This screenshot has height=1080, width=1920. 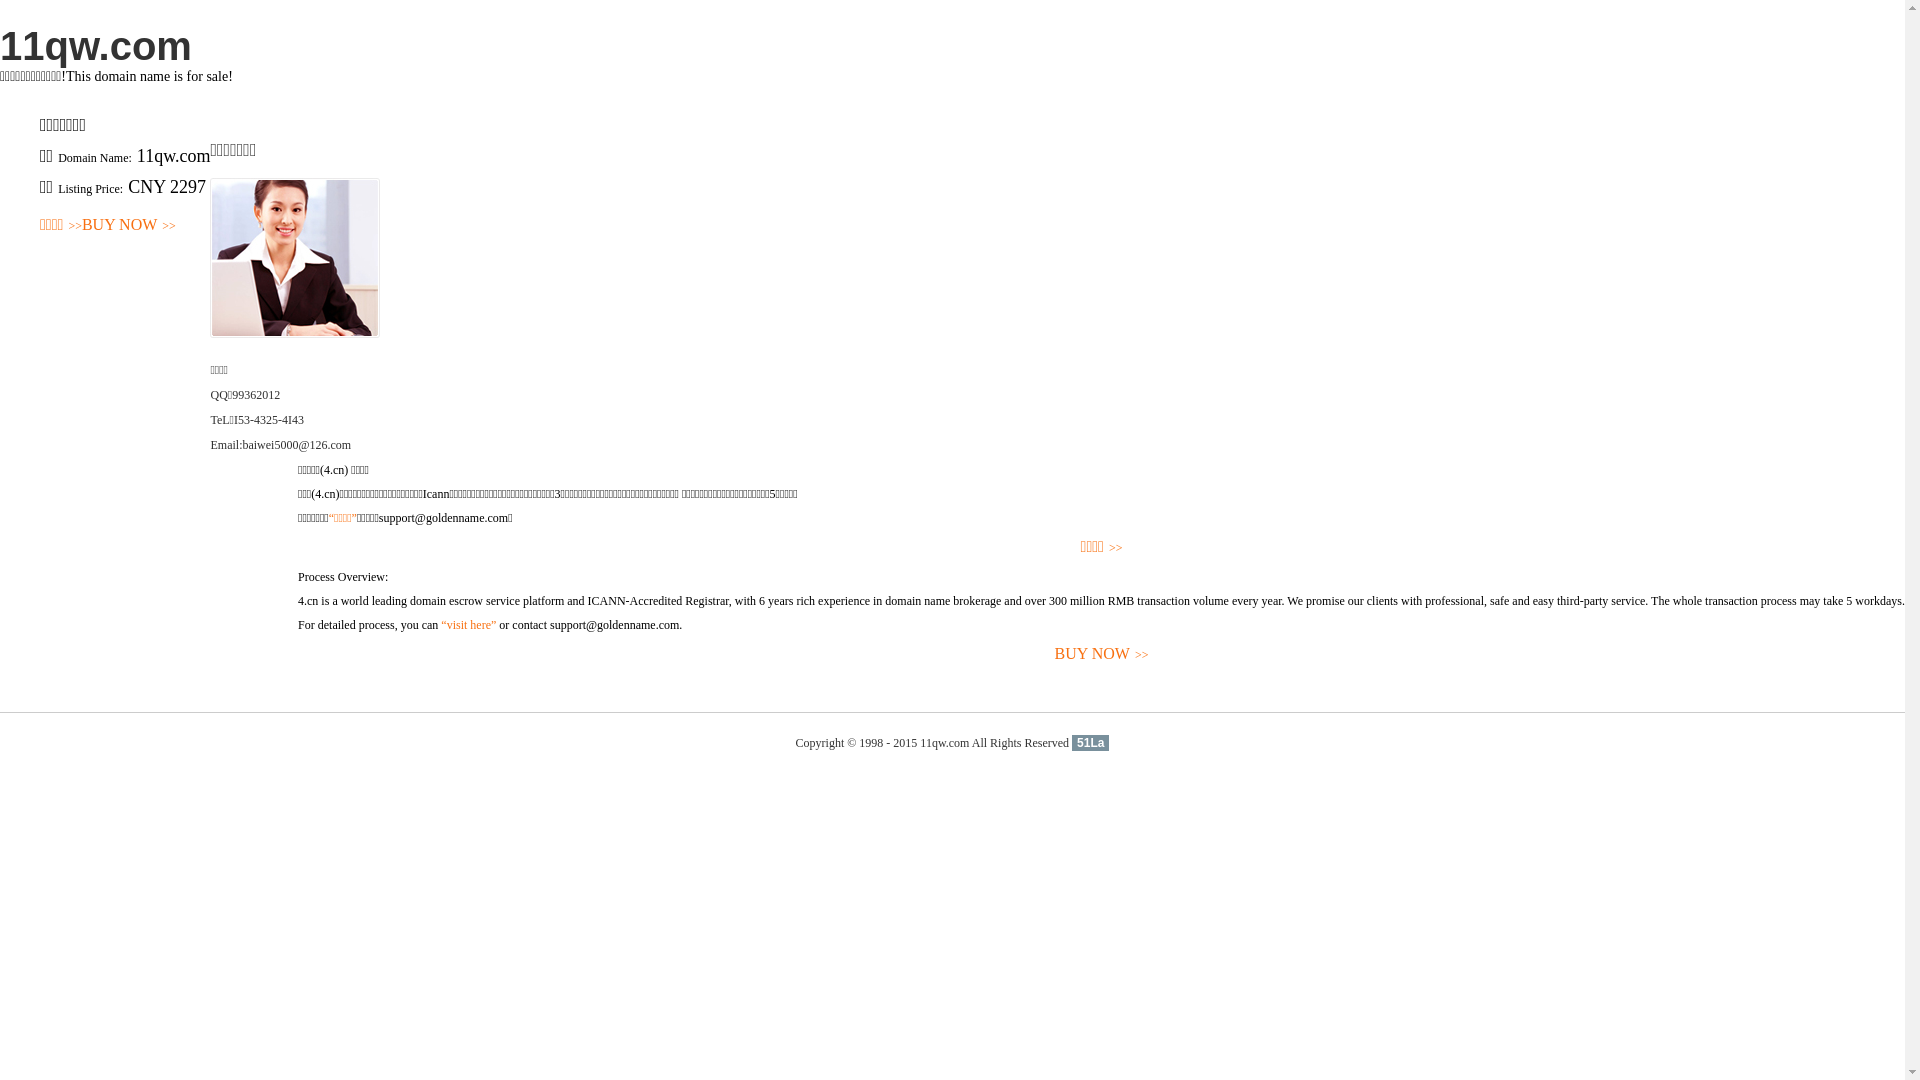 What do you see at coordinates (1089, 743) in the screenshot?
I see `'51La'` at bounding box center [1089, 743].